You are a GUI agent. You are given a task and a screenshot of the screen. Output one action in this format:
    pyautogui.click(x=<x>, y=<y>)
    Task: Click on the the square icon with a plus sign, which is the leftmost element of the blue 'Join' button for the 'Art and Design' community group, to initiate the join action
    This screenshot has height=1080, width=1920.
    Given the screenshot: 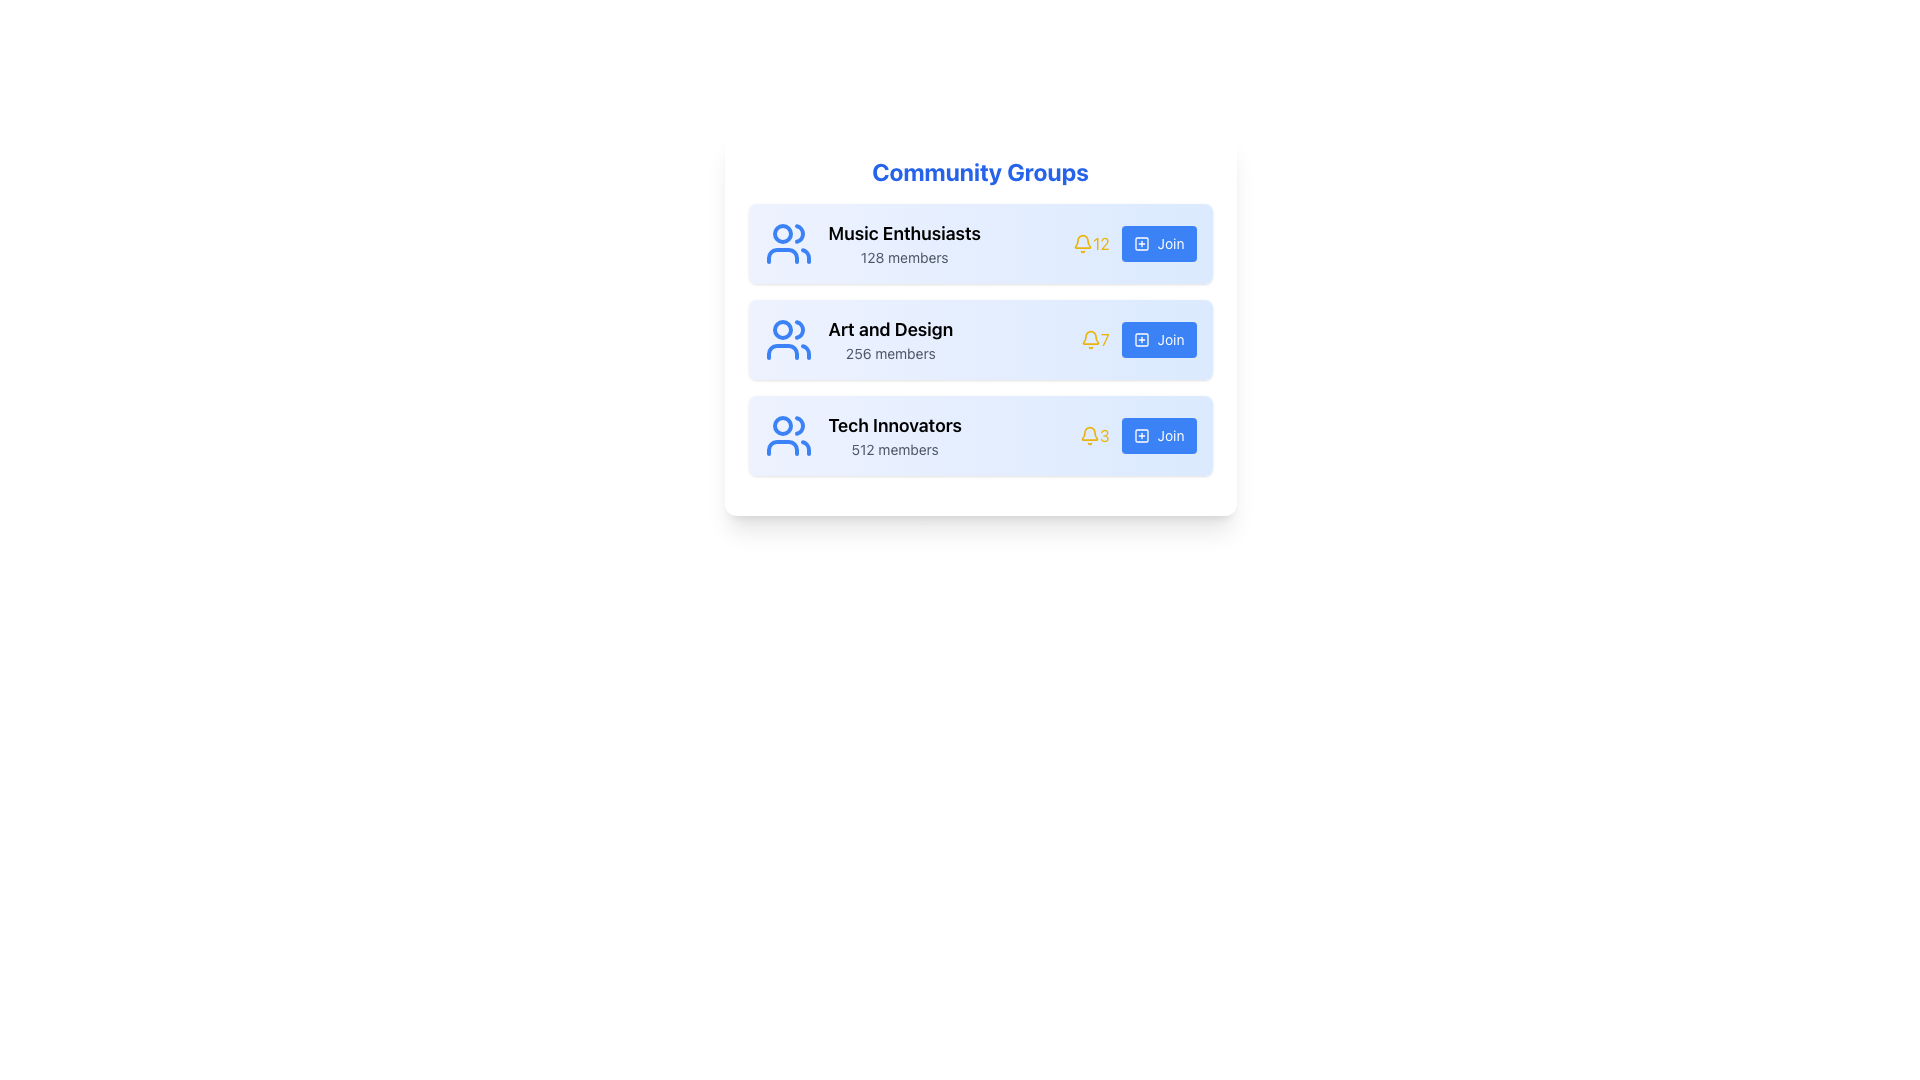 What is the action you would take?
    pyautogui.click(x=1141, y=338)
    